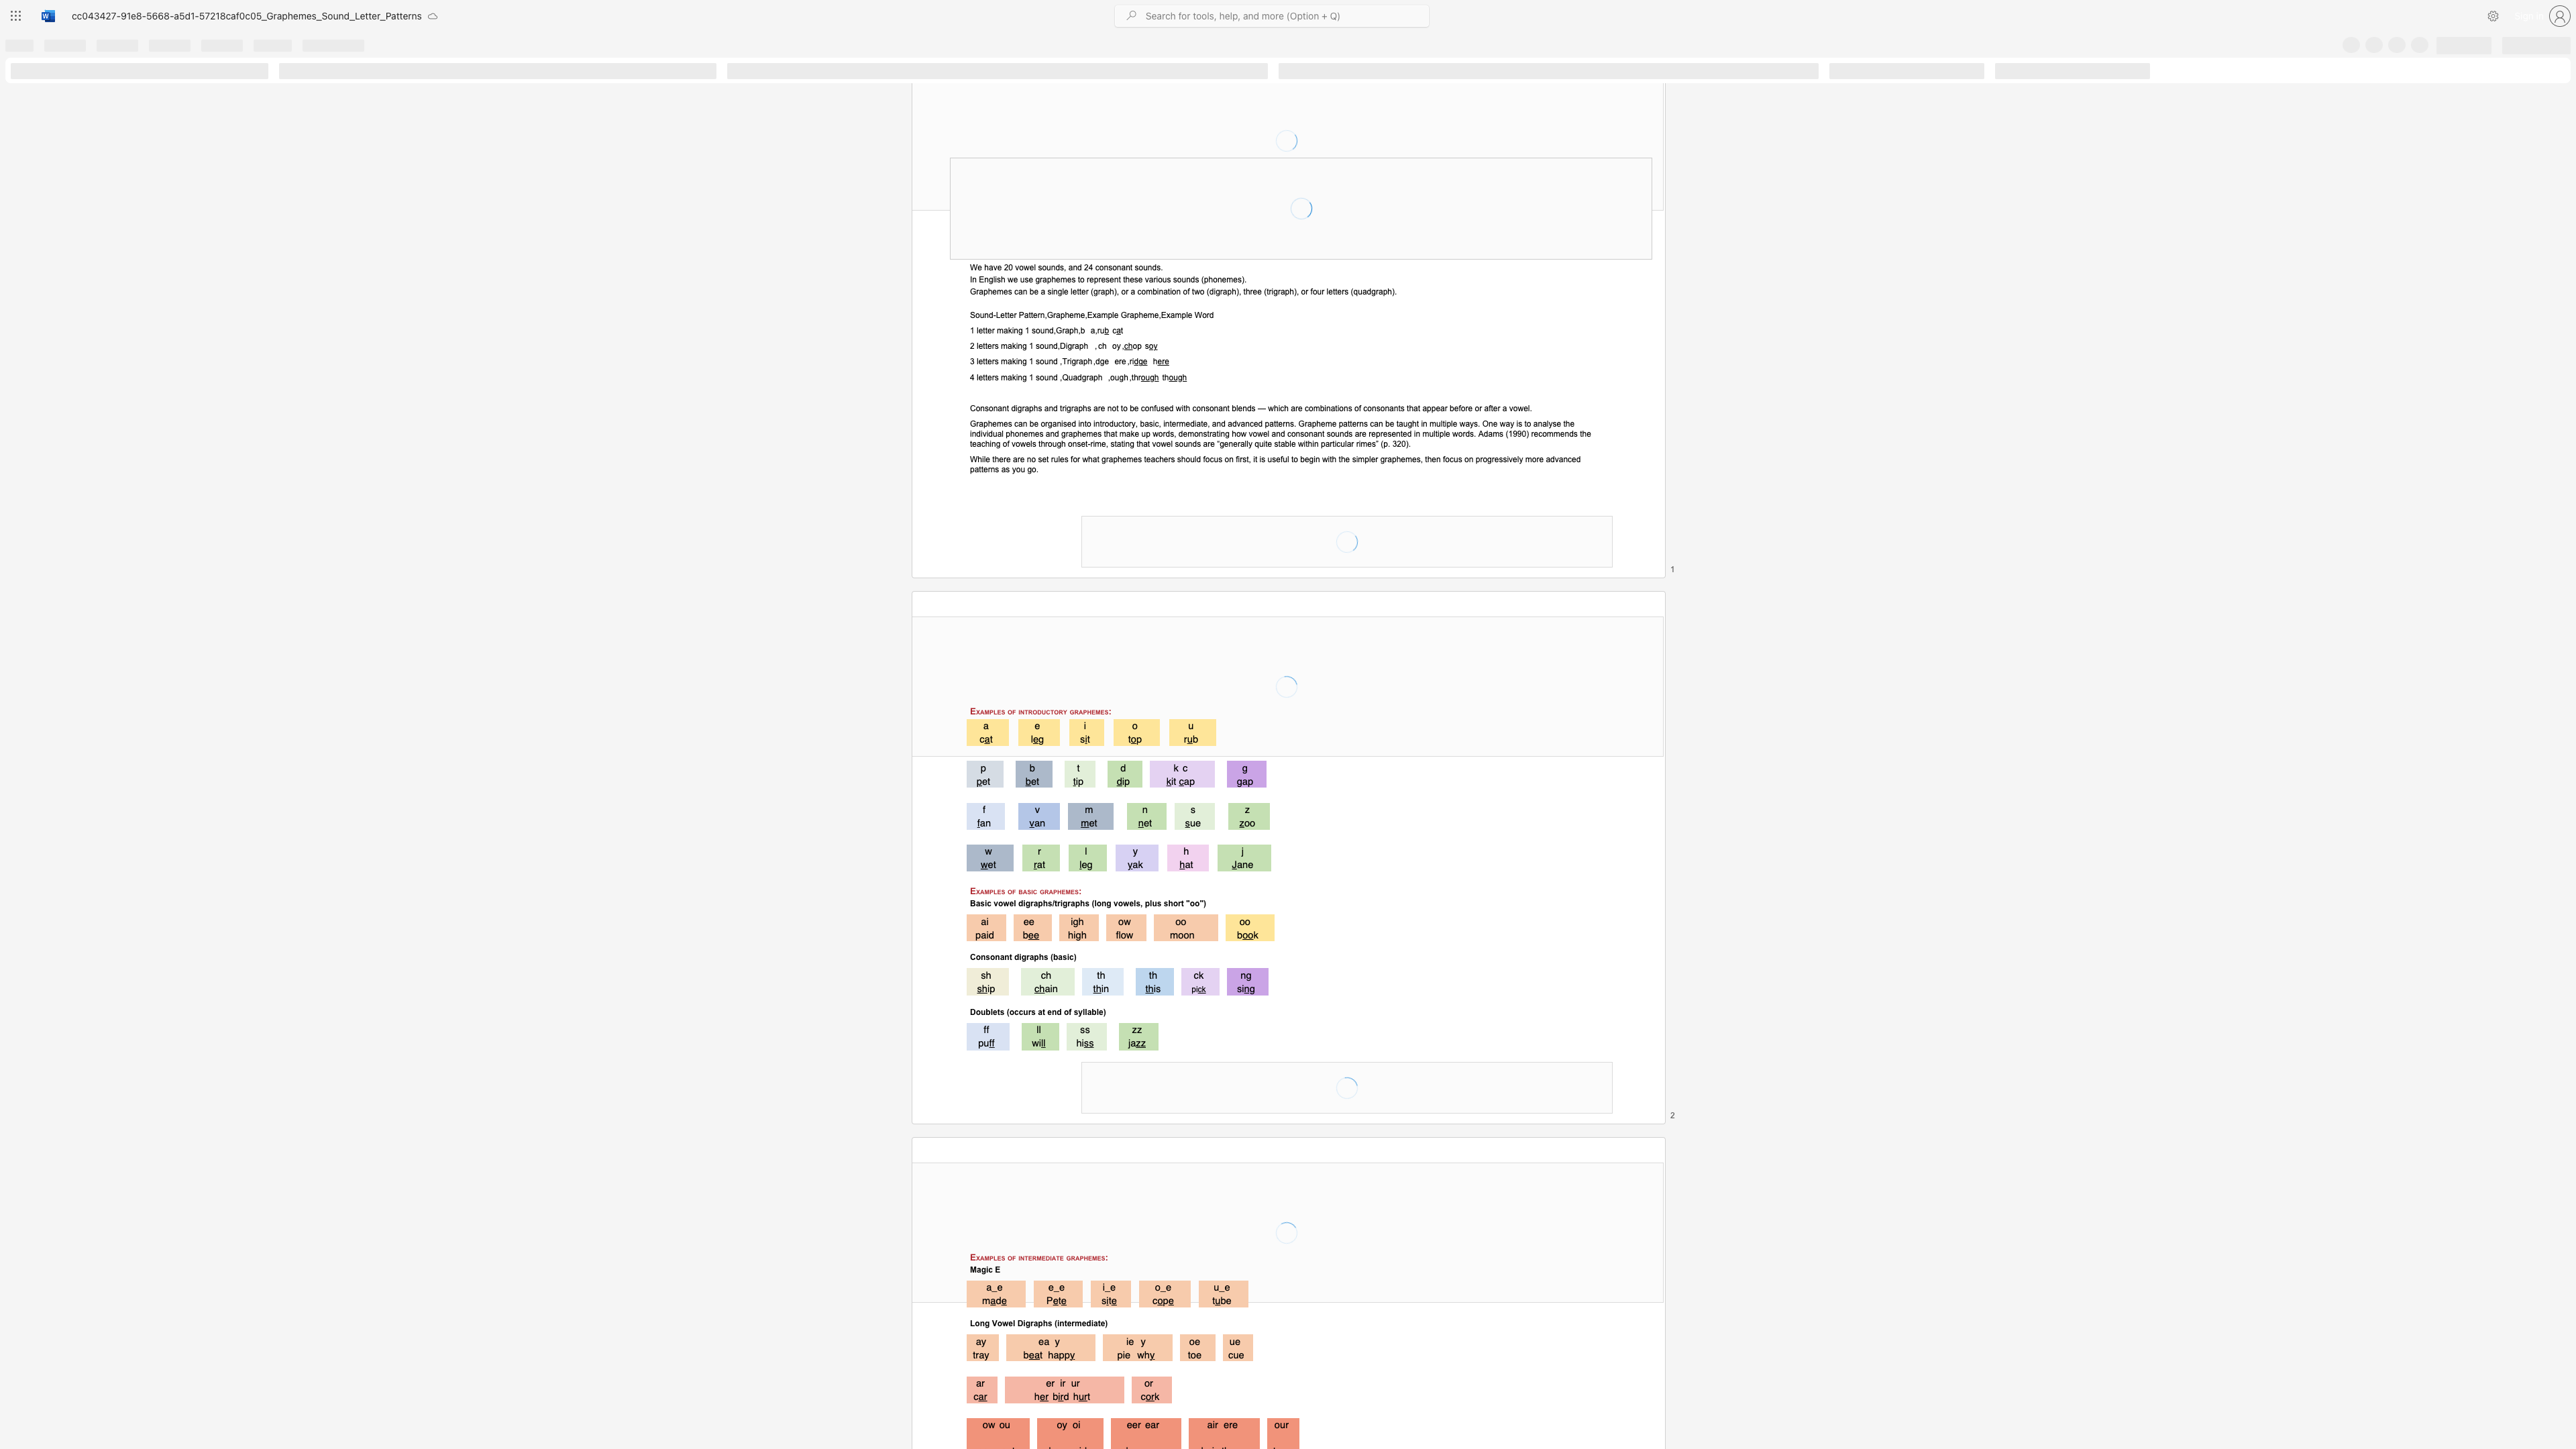 The image size is (2576, 1449). Describe the element at coordinates (1022, 267) in the screenshot. I see `the space between the continuous character "o" and "w" in the text` at that location.